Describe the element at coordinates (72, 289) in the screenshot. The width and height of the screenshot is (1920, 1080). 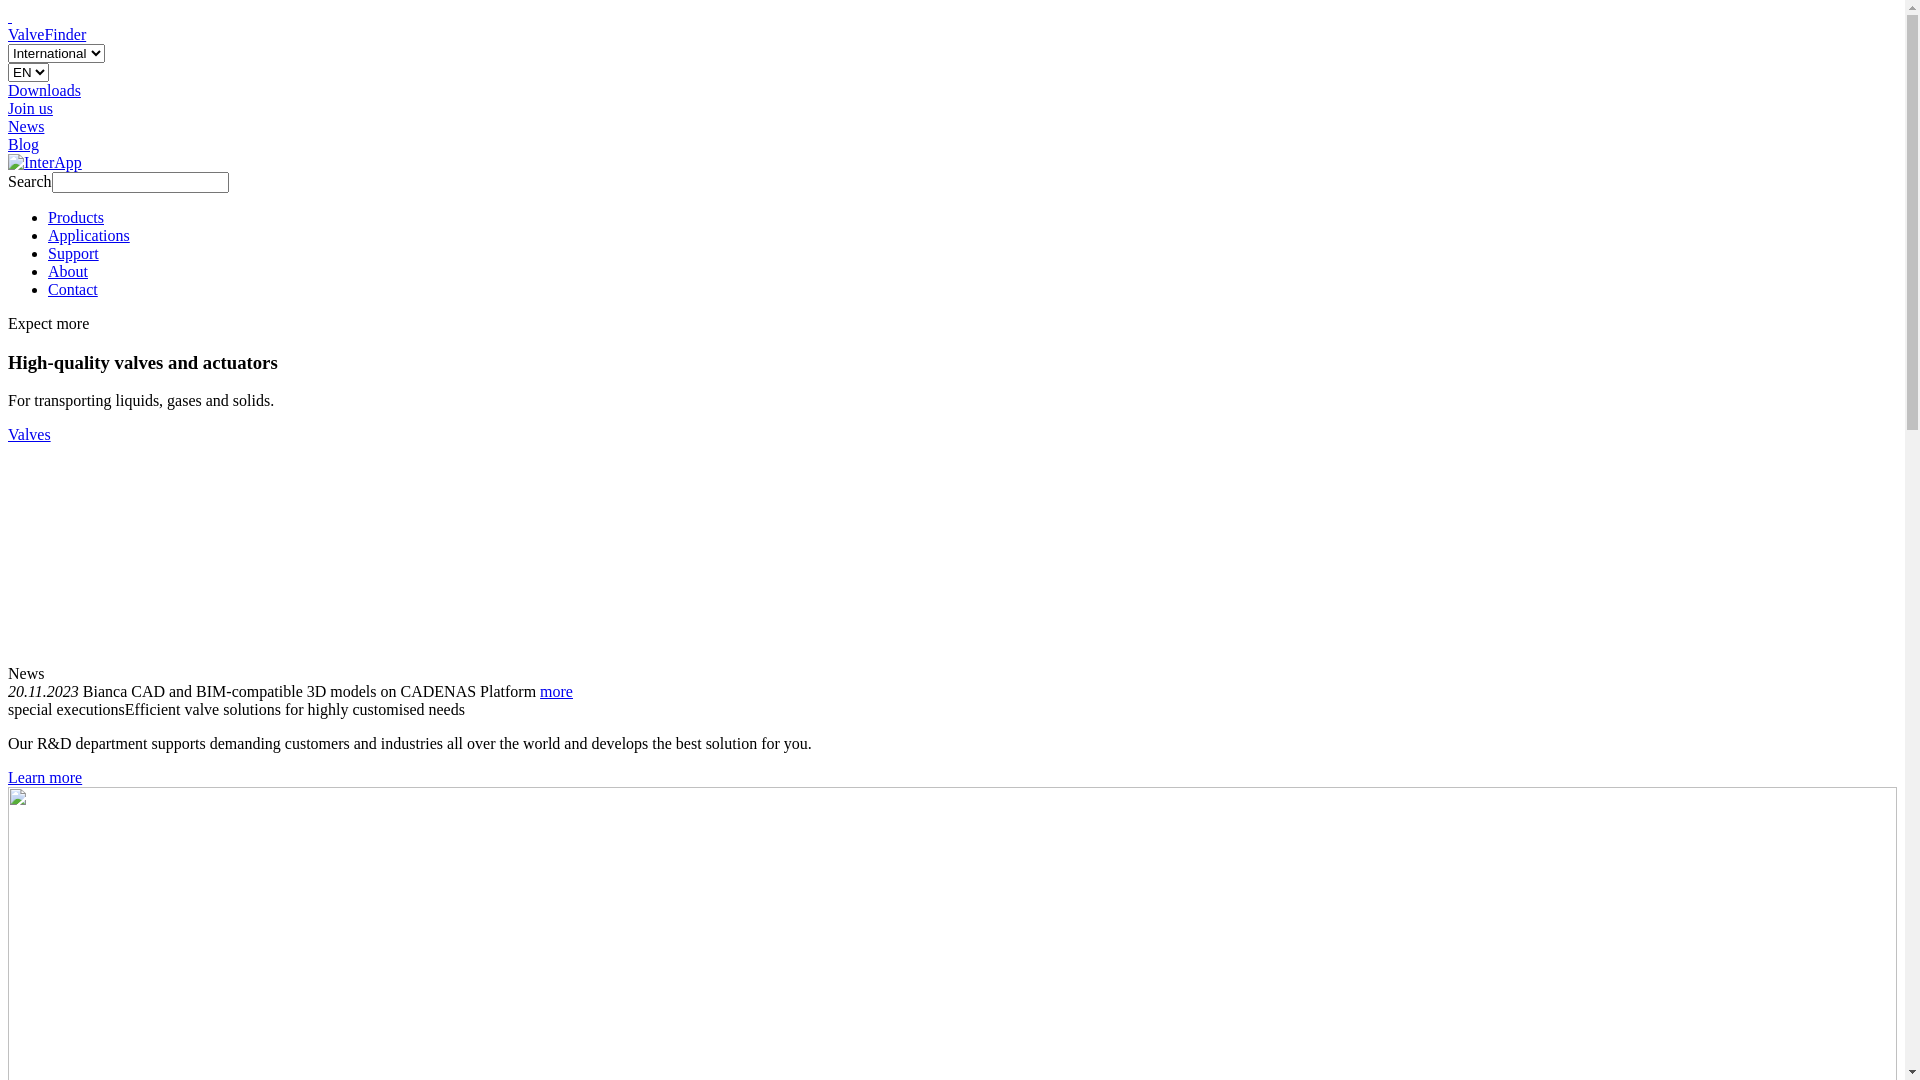
I see `'Contact'` at that location.